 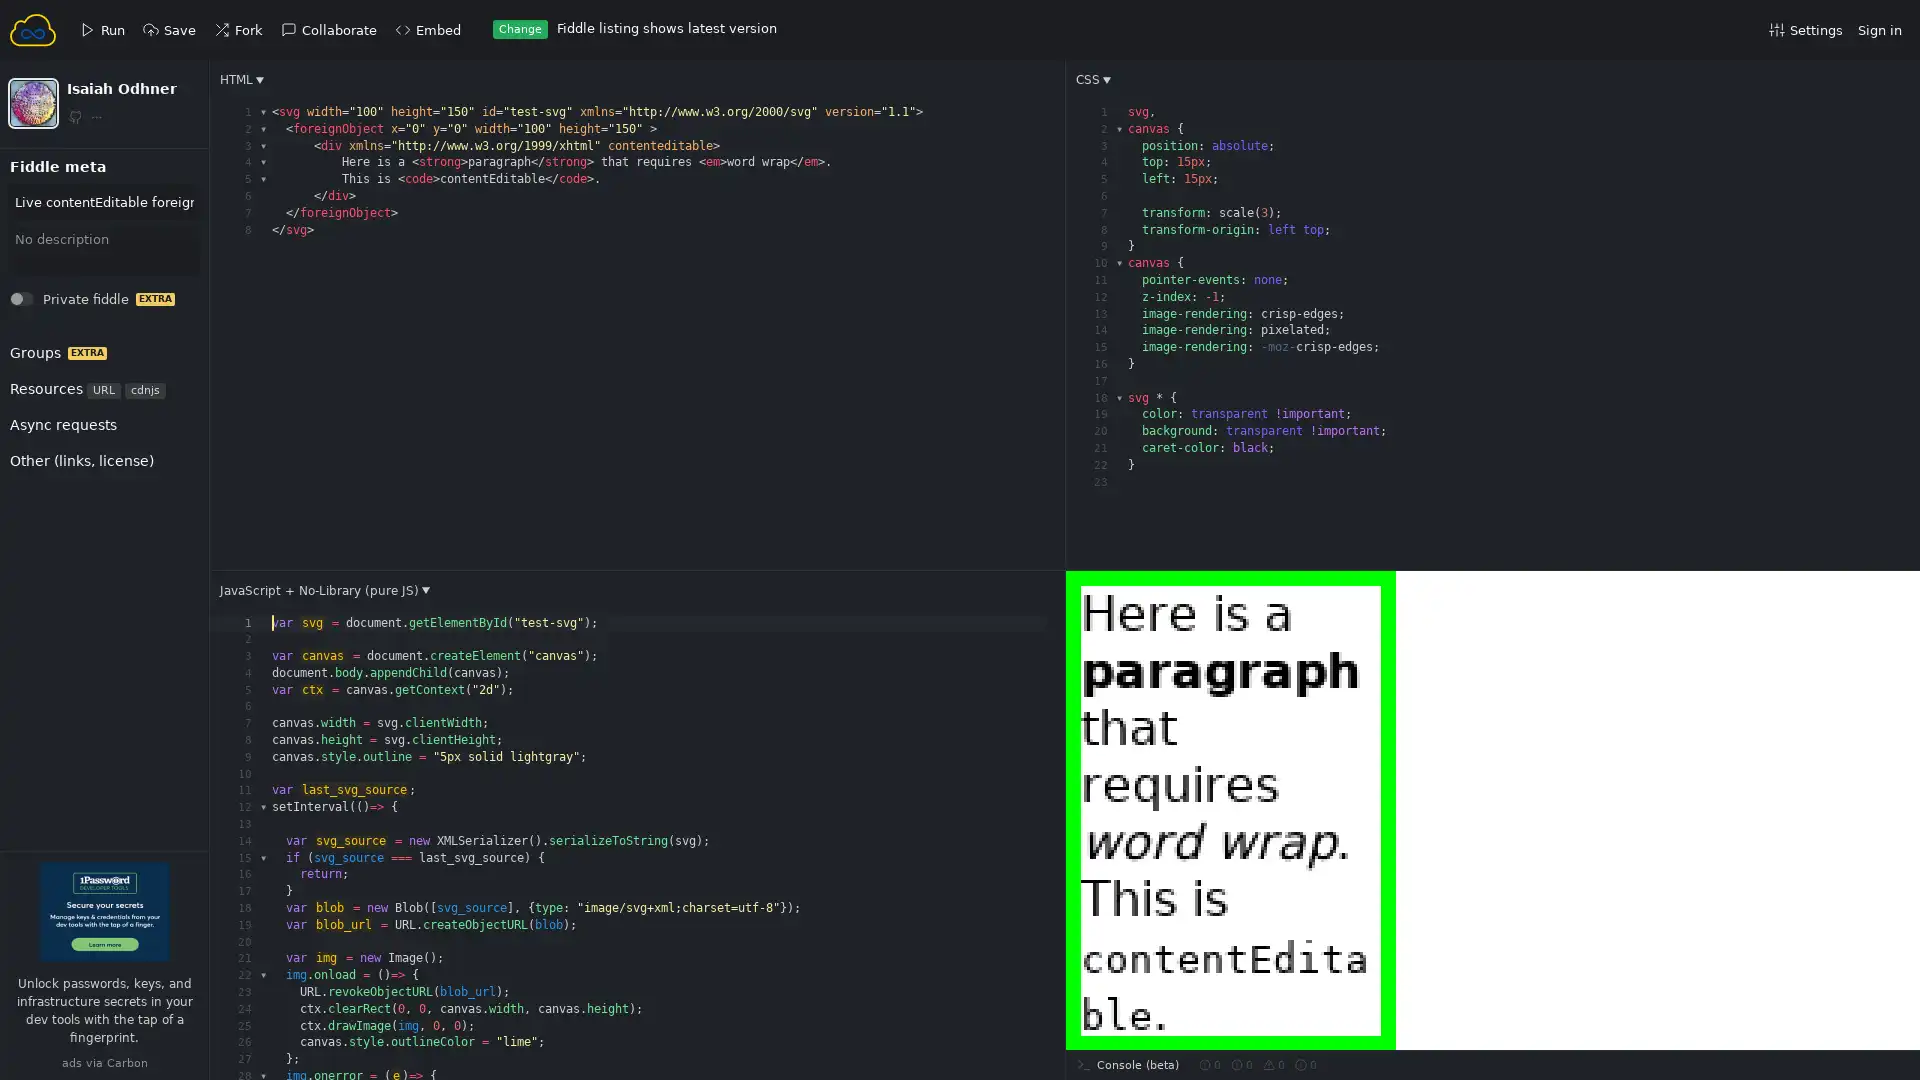 I want to click on Save, so click(x=42, y=215).